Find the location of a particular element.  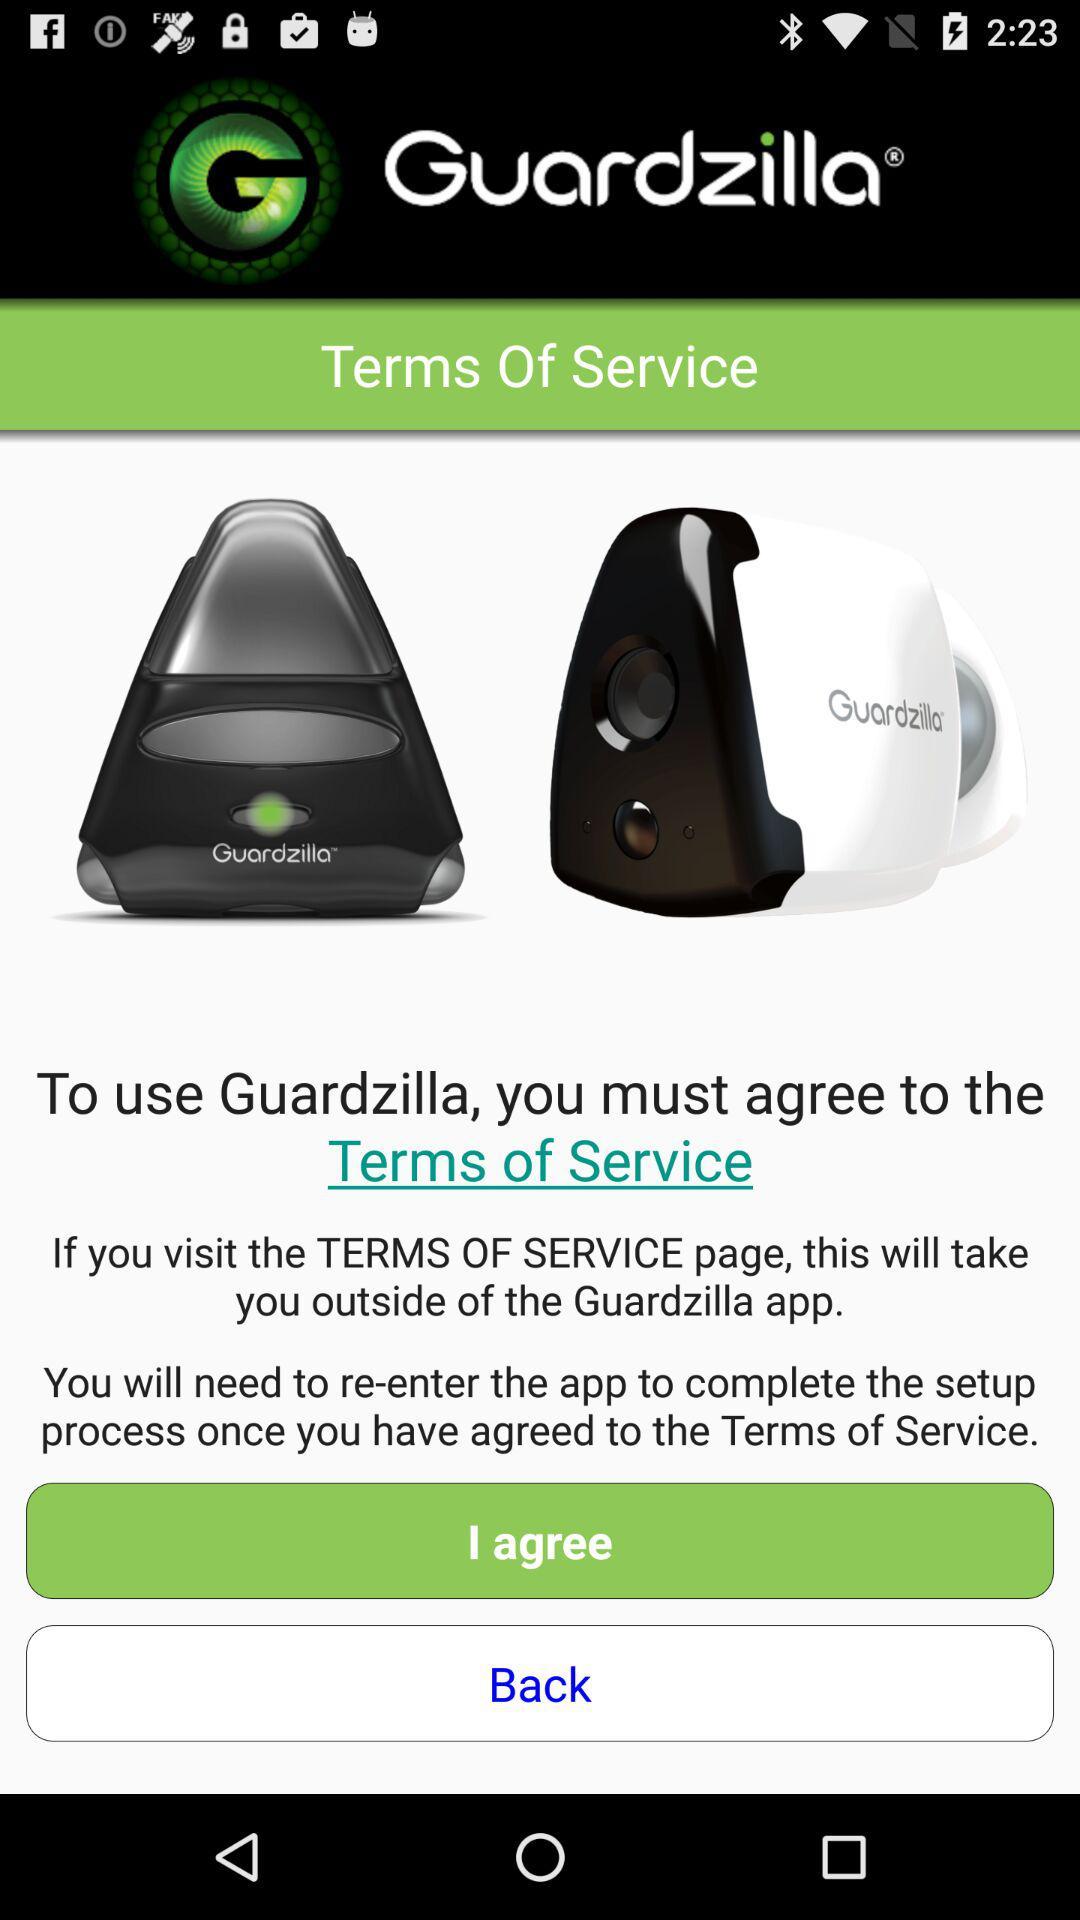

the i agree is located at coordinates (540, 1539).